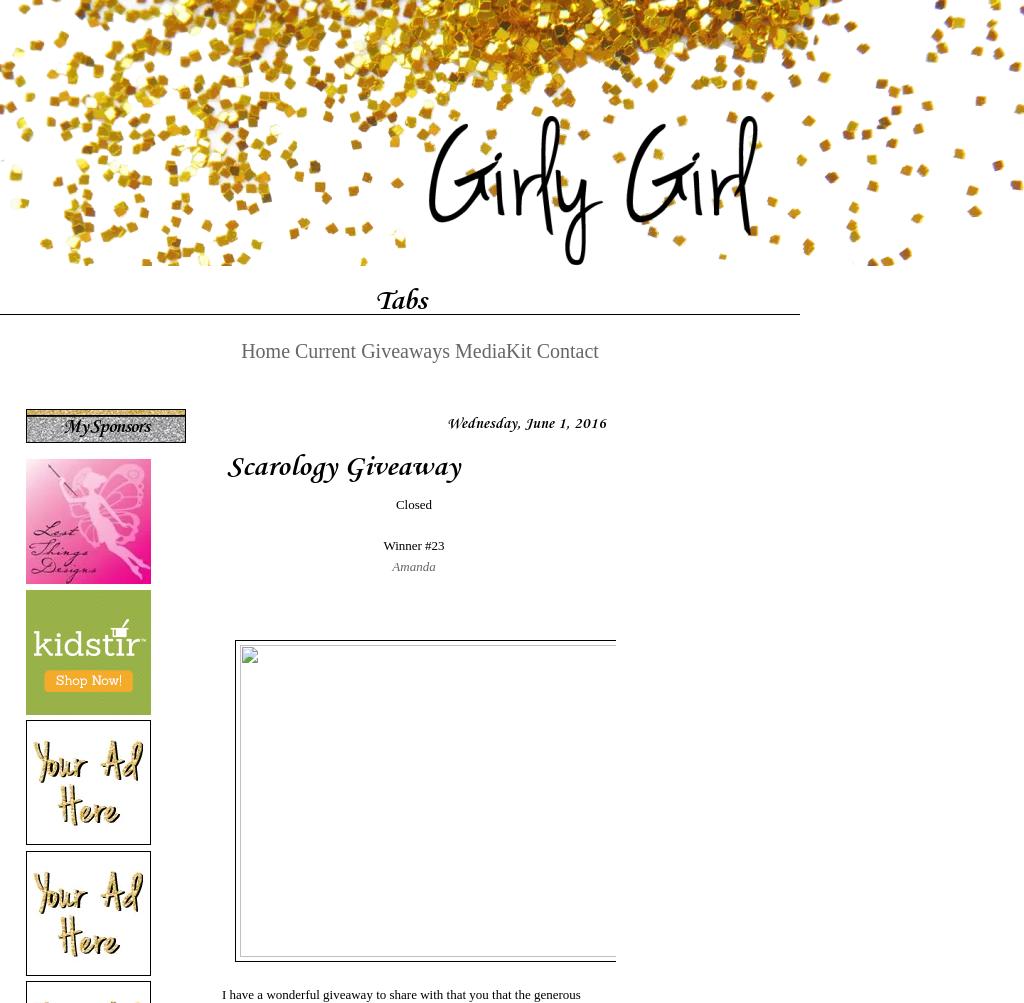  What do you see at coordinates (526, 423) in the screenshot?
I see `'Wednesday, June 1, 2016'` at bounding box center [526, 423].